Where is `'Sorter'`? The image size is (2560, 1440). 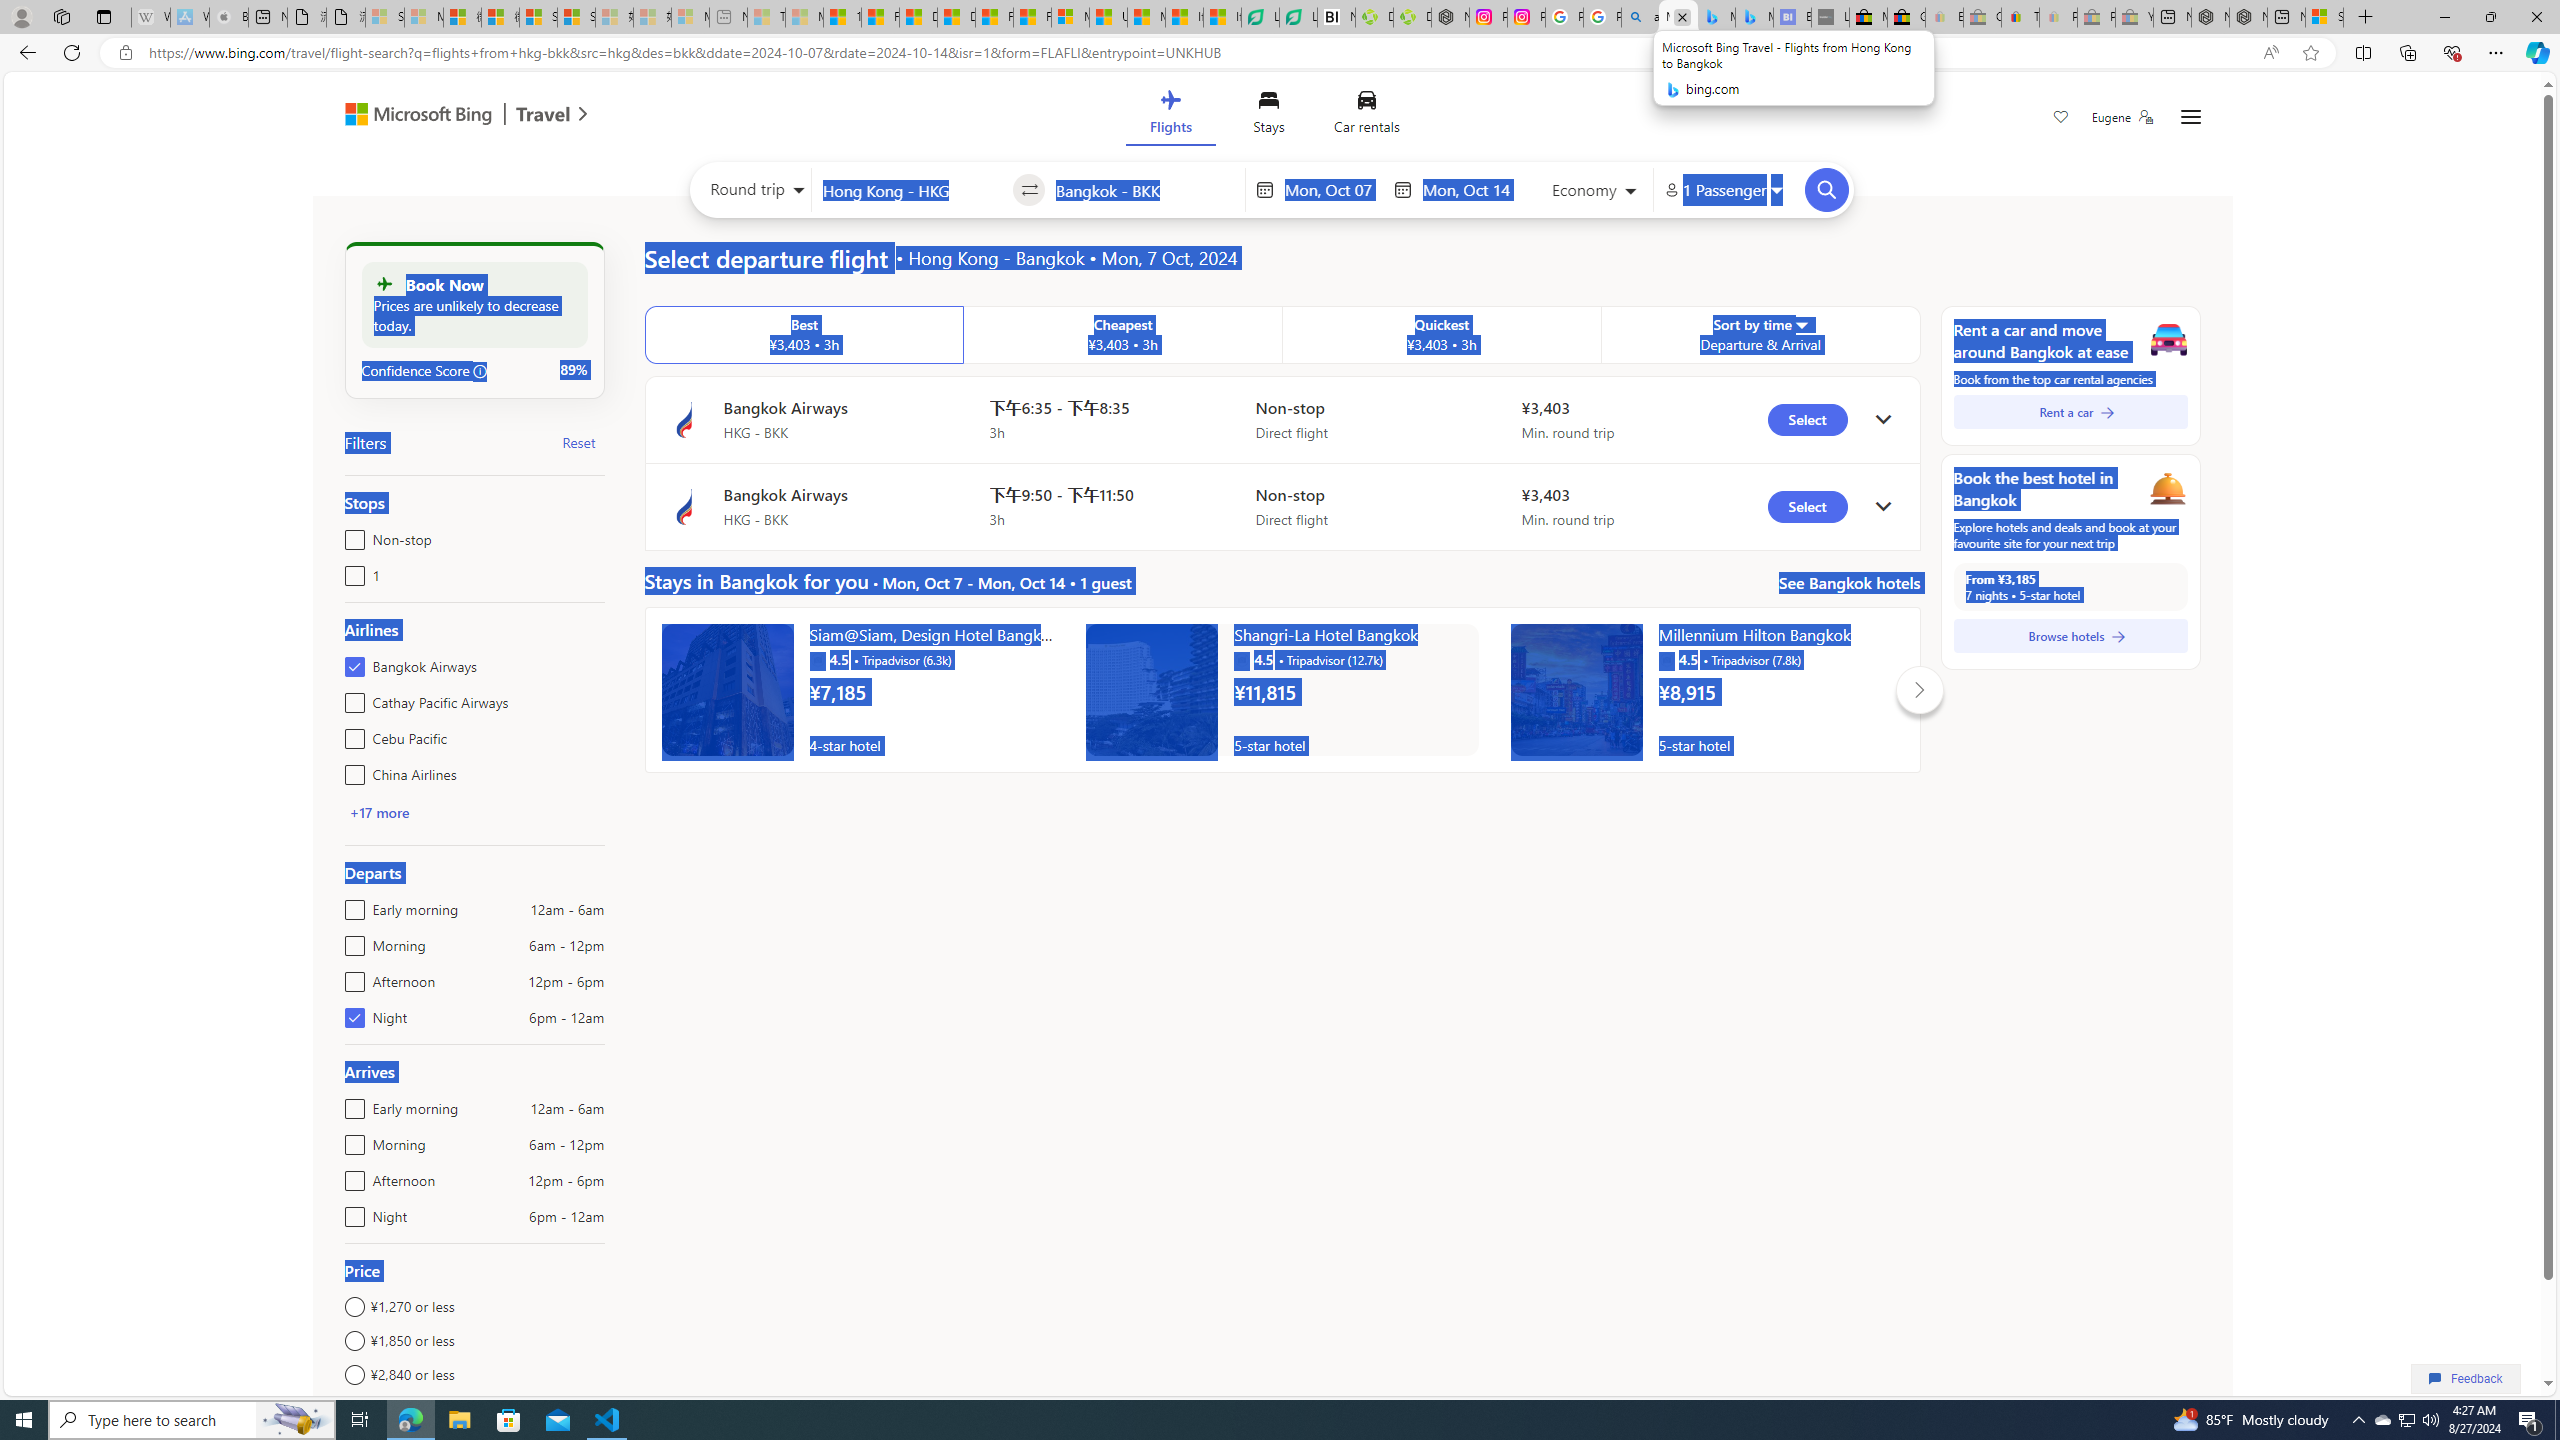 'Sorter' is located at coordinates (1799, 323).